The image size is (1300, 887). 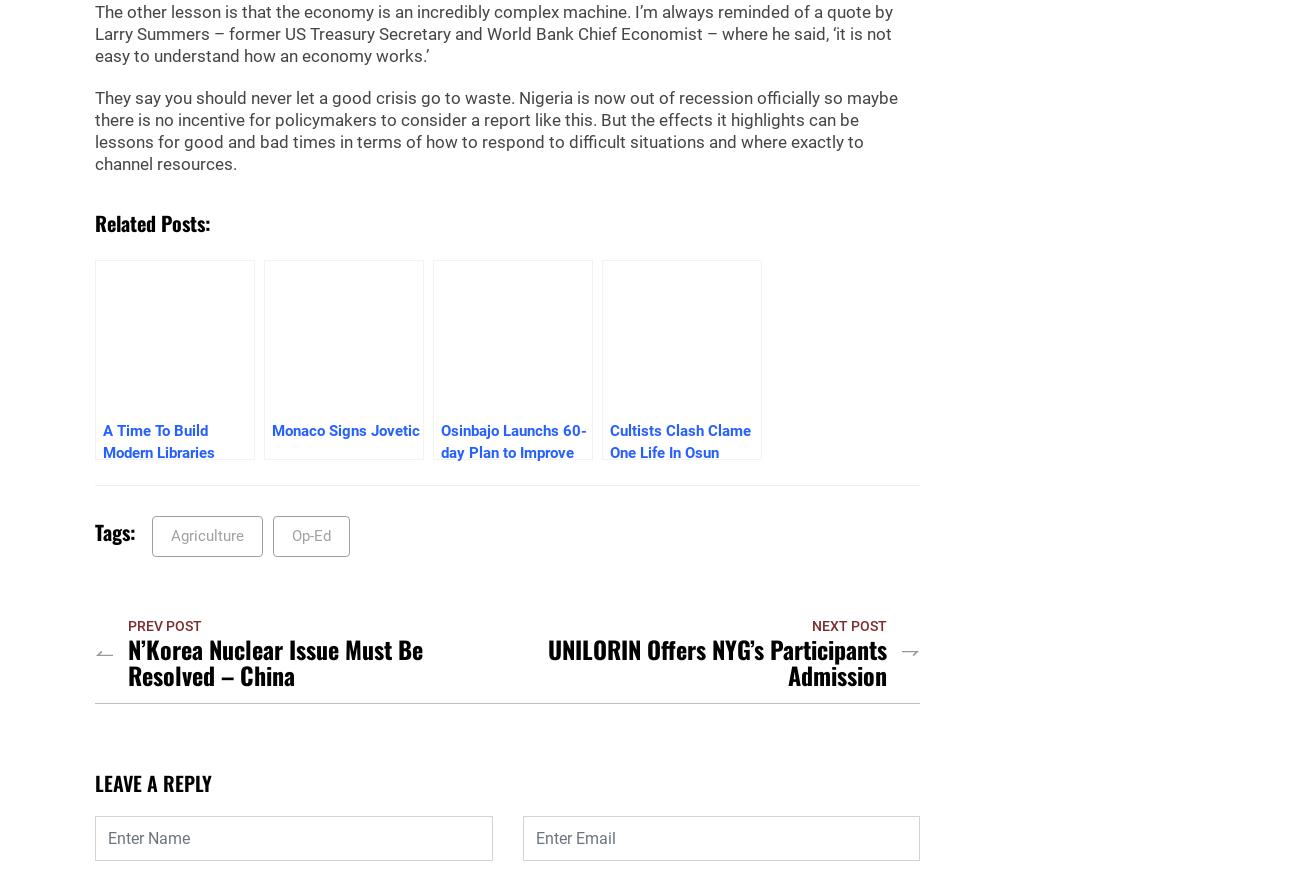 I want to click on 'Cultists Clash Clame One Life In Osun', so click(x=609, y=441).